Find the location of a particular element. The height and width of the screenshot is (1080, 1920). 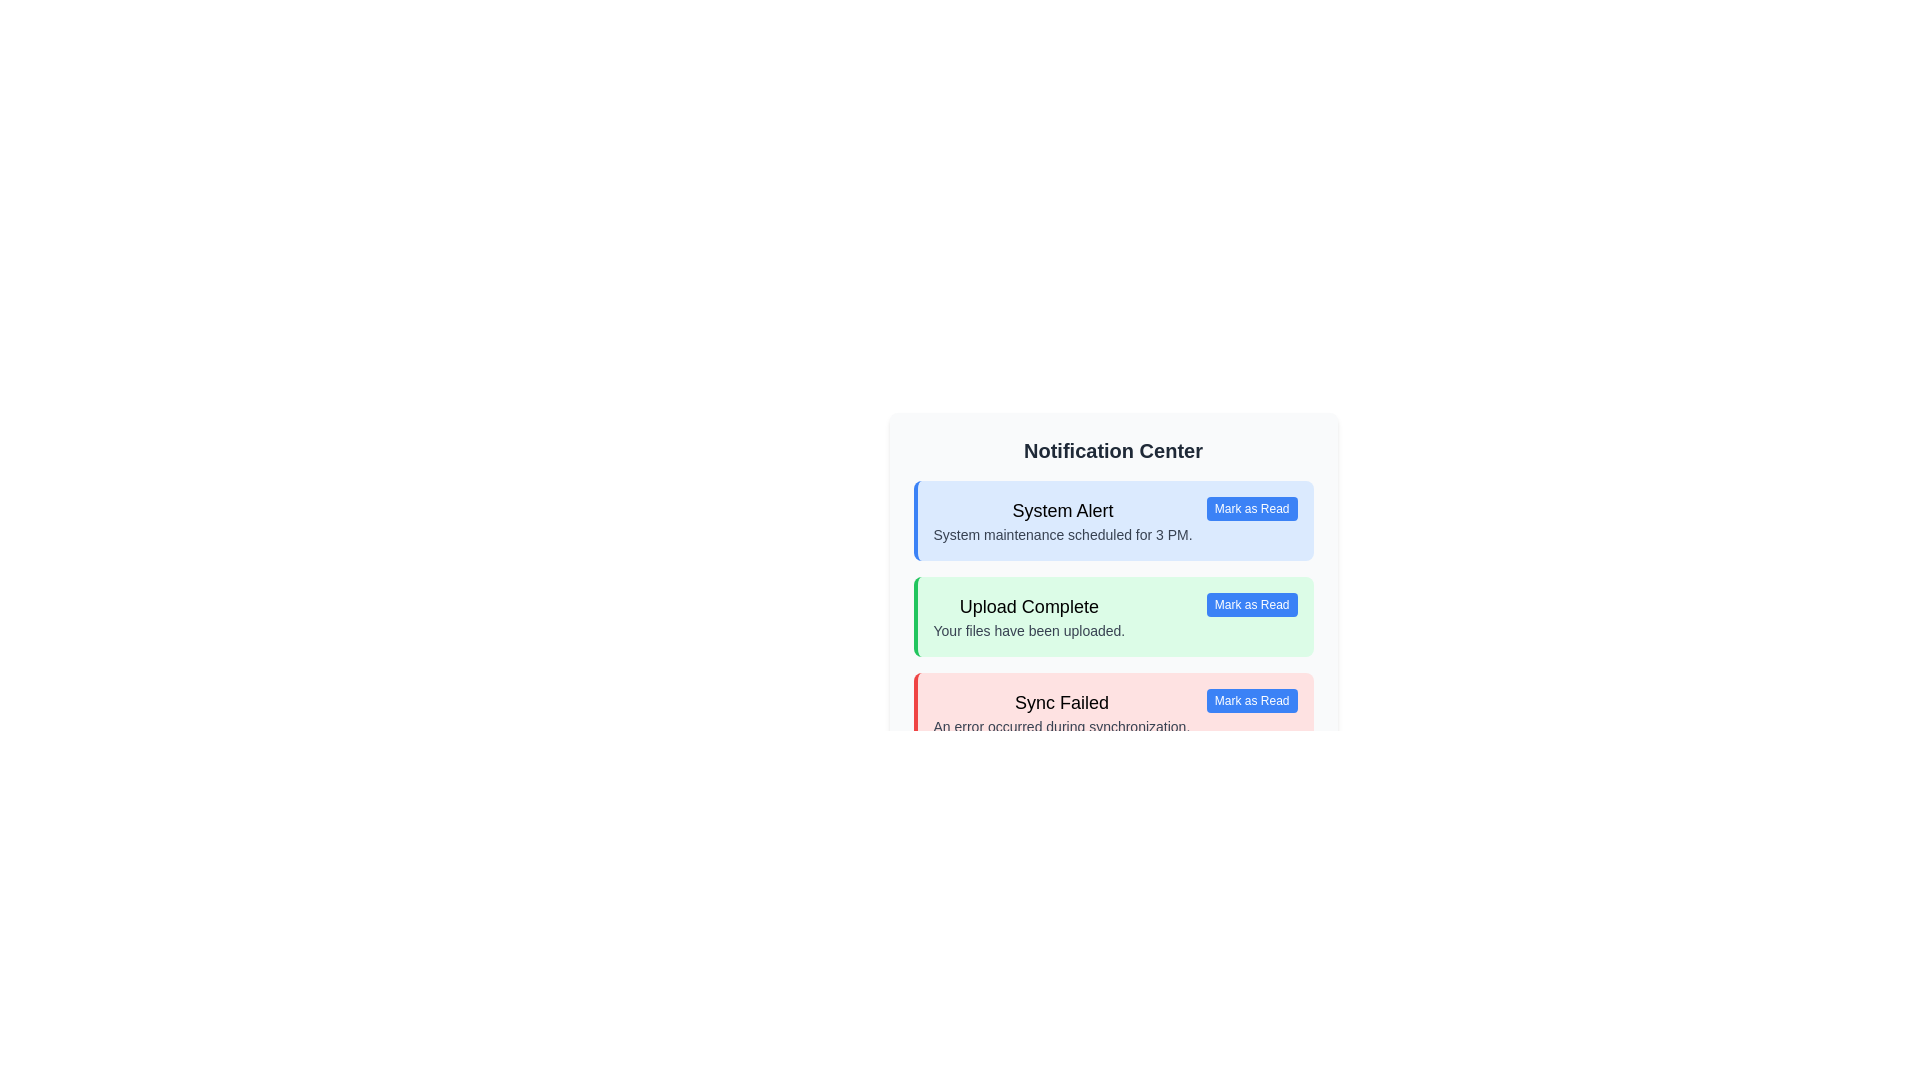

the text label indicating successful file upload in the Notification Center is located at coordinates (1029, 605).